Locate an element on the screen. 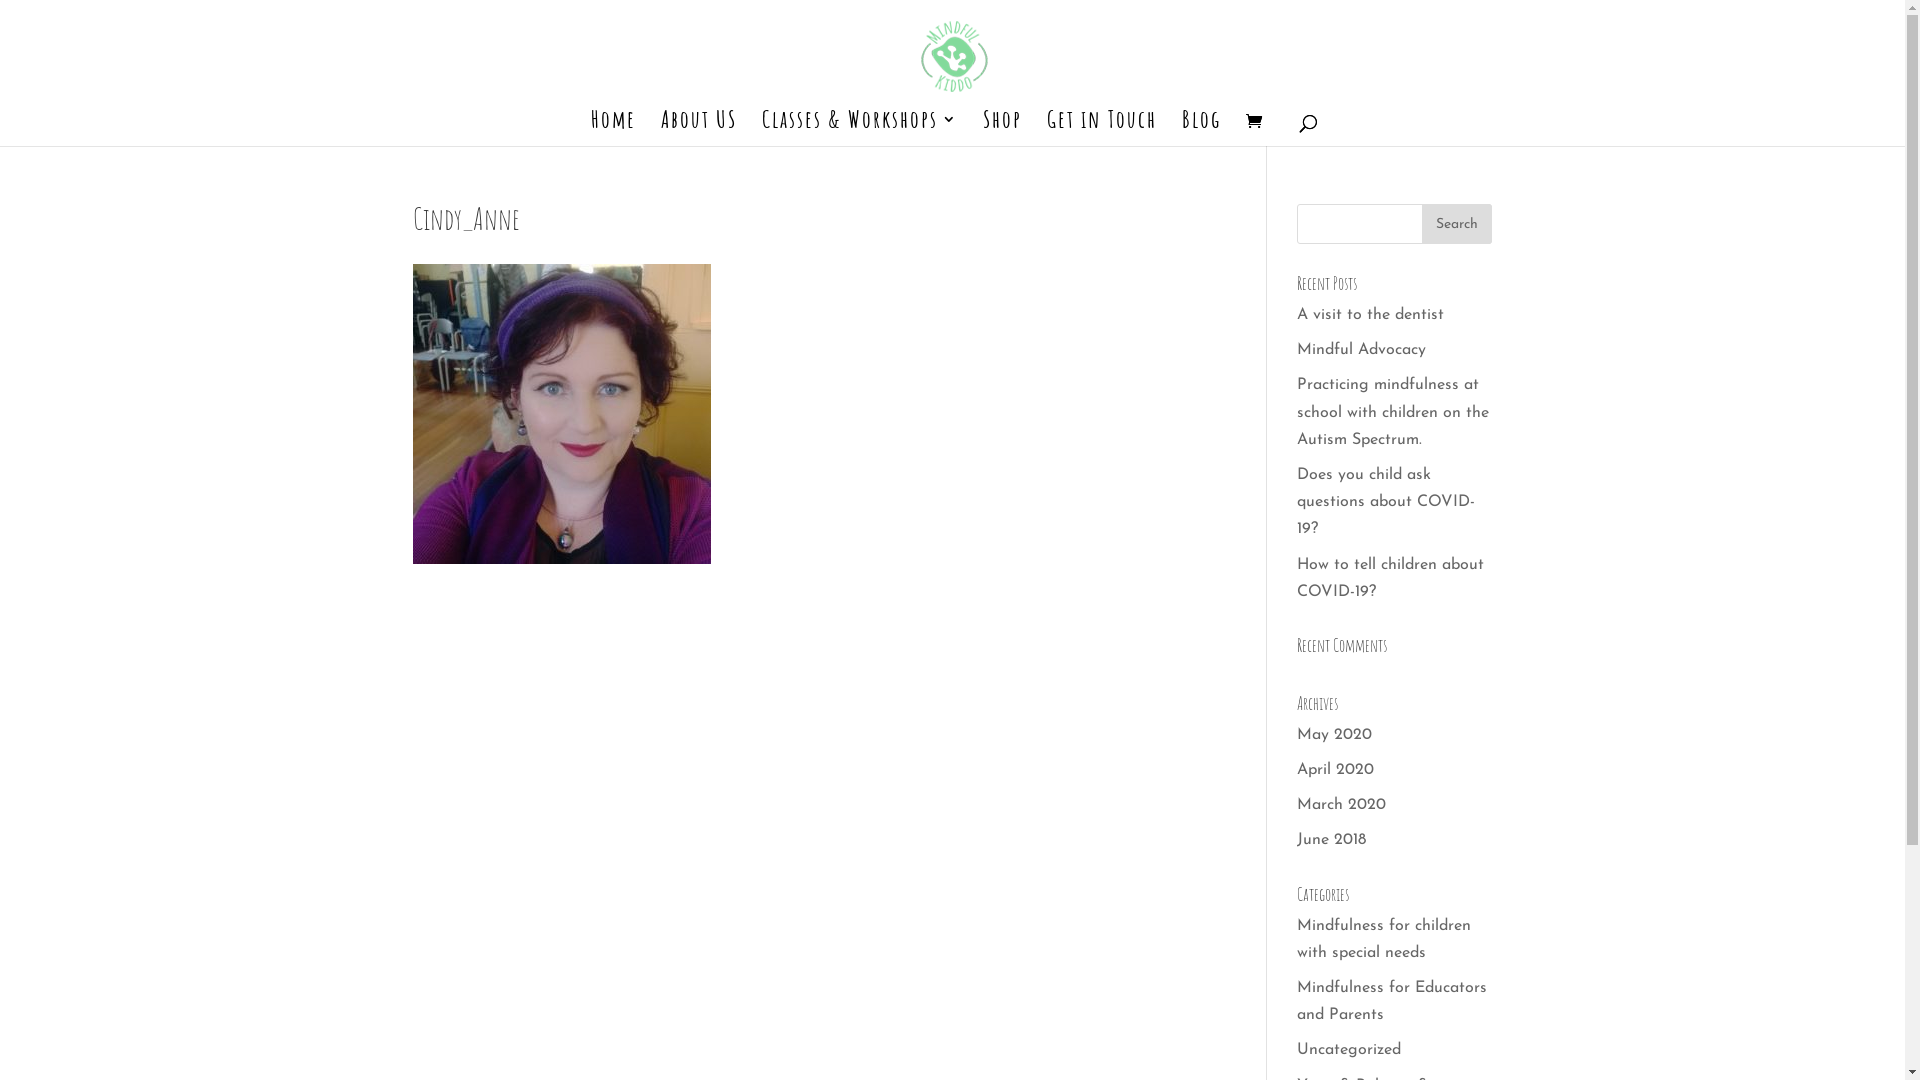 The width and height of the screenshot is (1920, 1080). 'About US' is located at coordinates (697, 128).